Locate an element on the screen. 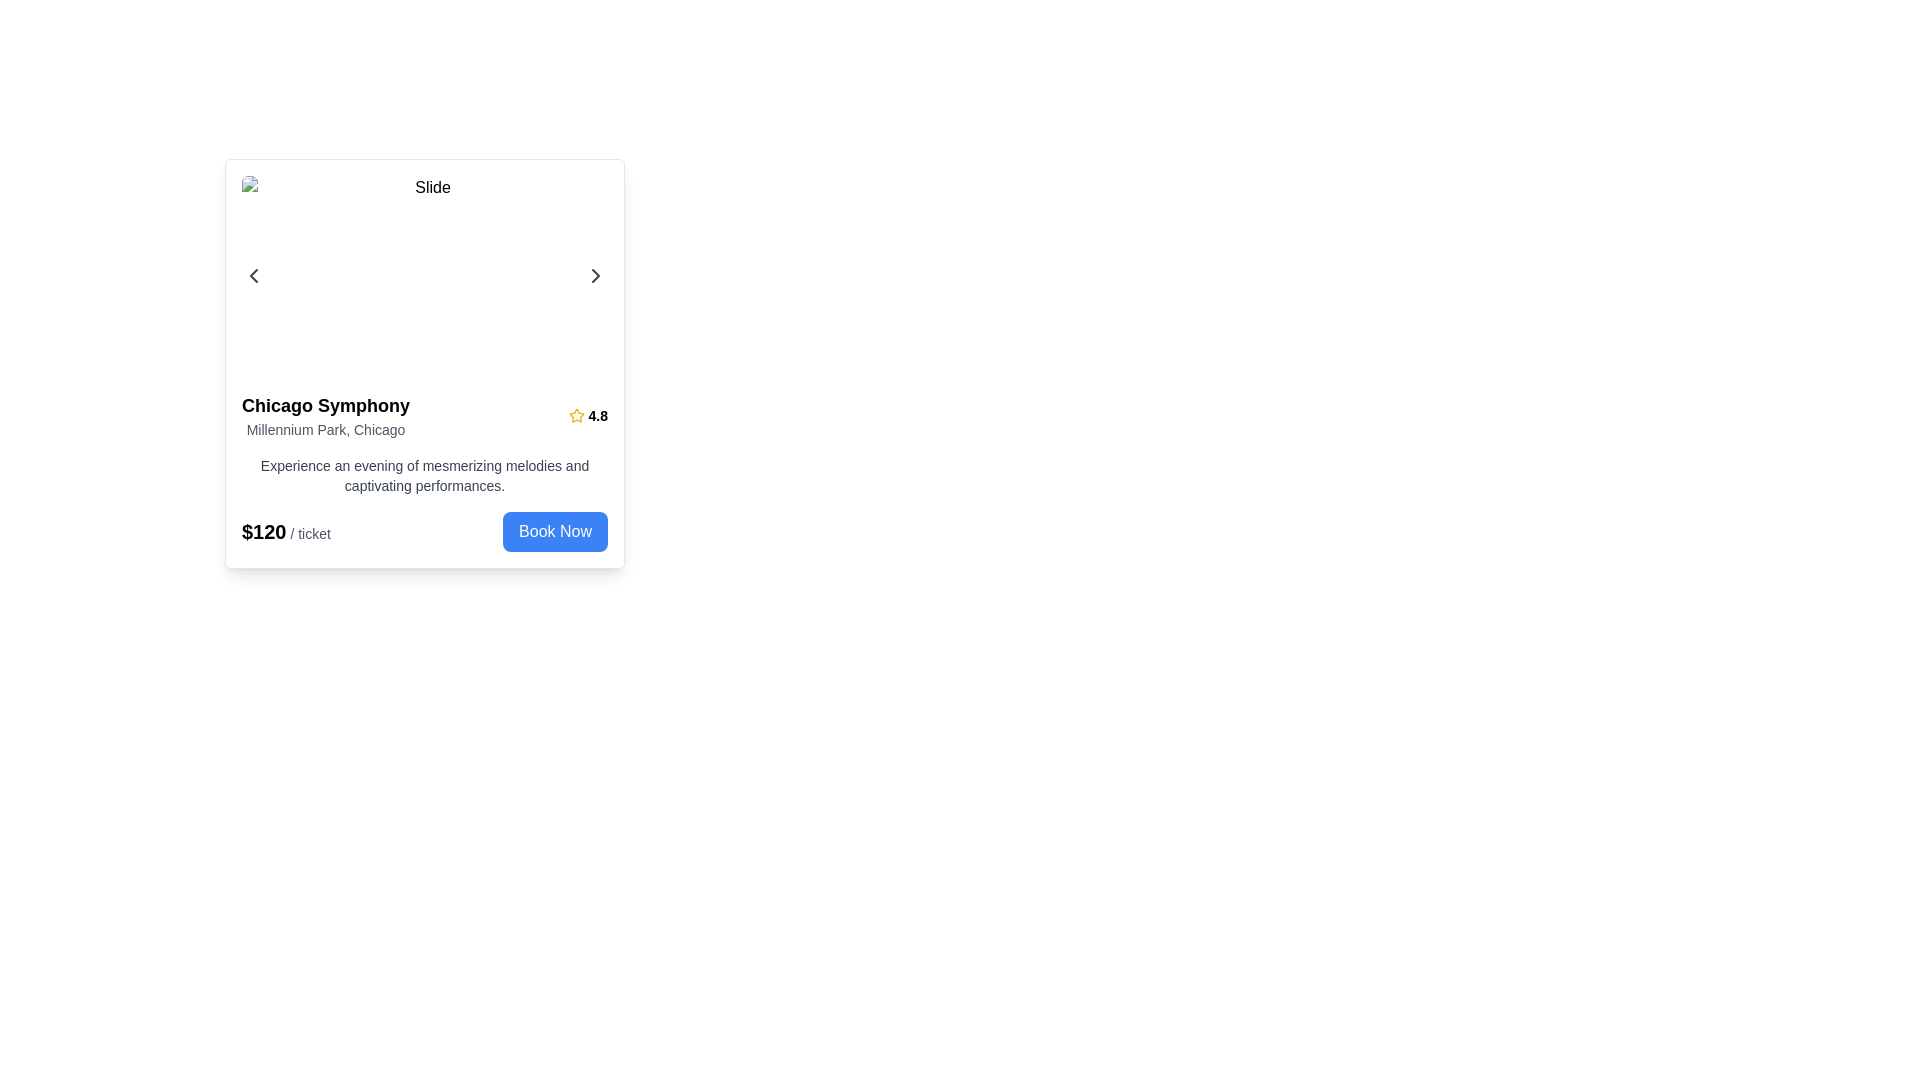 This screenshot has height=1080, width=1920. the booking button located in the lower right section of the card to proceed with booking is located at coordinates (555, 531).